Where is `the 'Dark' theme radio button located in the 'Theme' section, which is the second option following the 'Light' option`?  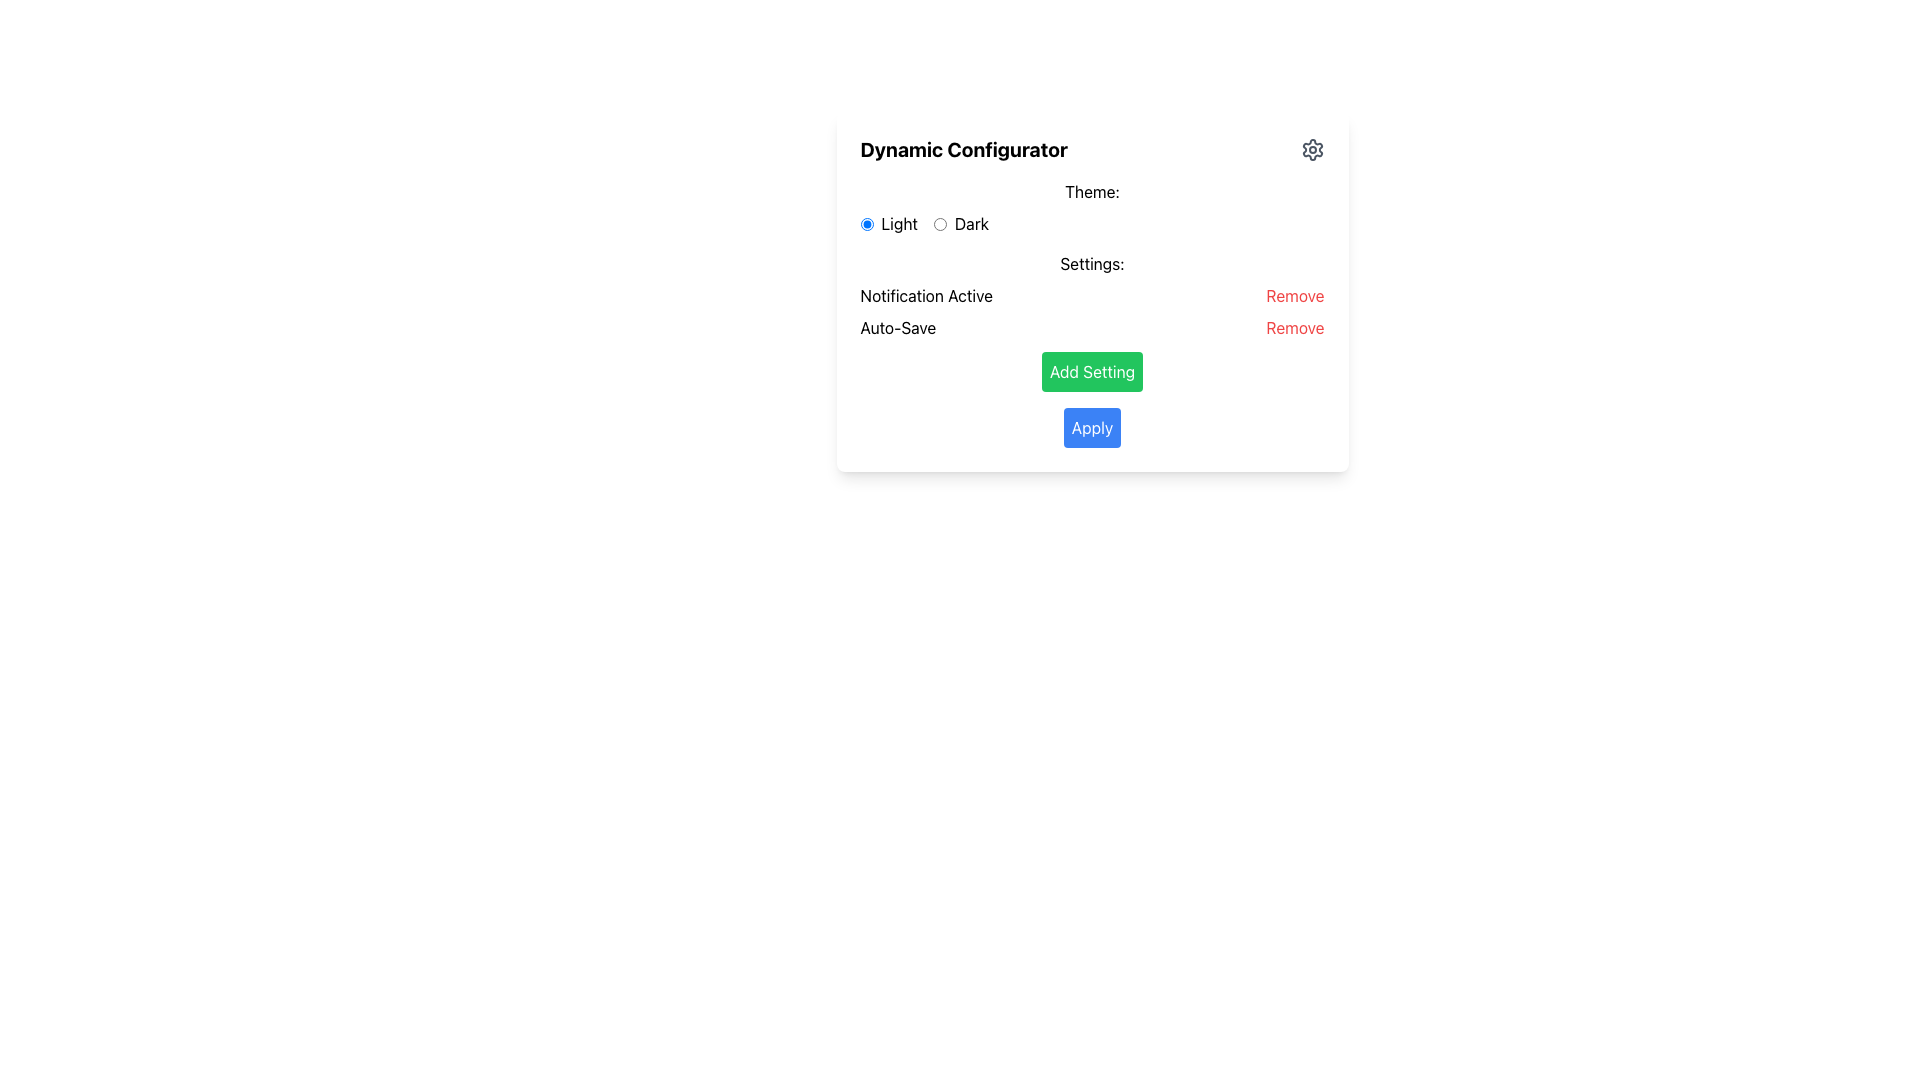 the 'Dark' theme radio button located in the 'Theme' section, which is the second option following the 'Light' option is located at coordinates (960, 223).